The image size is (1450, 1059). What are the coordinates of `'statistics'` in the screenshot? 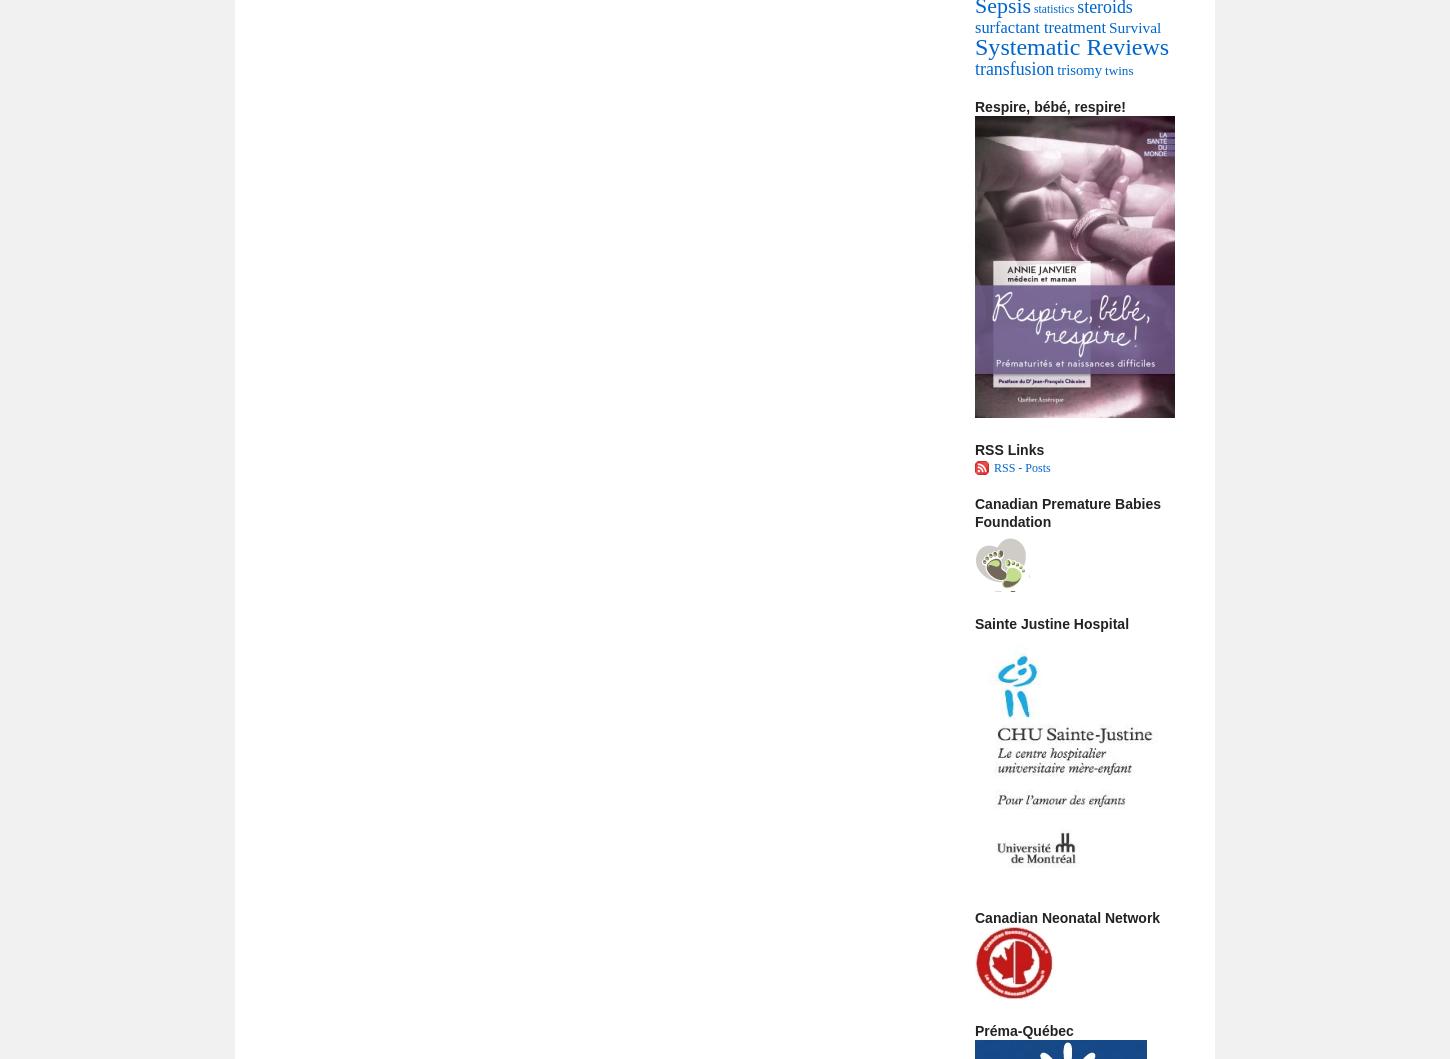 It's located at (1033, 9).